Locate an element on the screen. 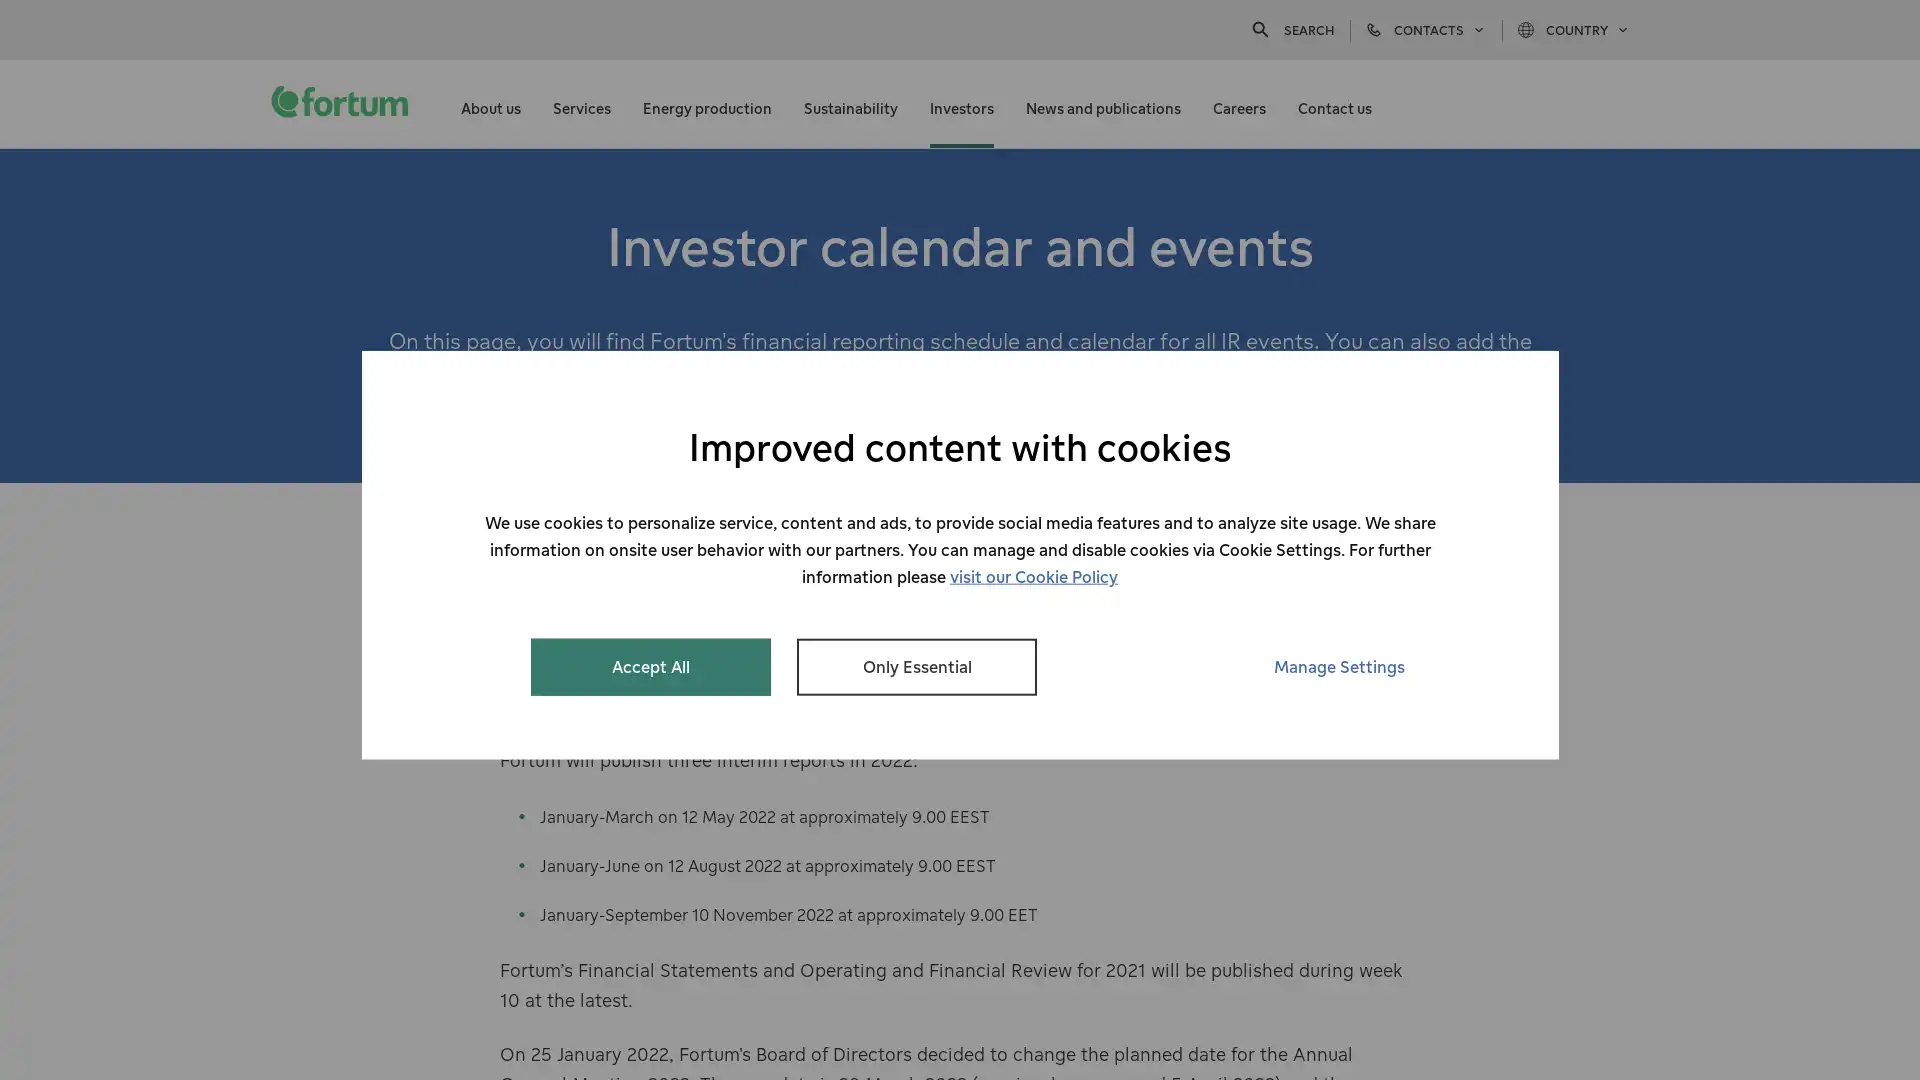 The image size is (1920, 1080). Accept All is located at coordinates (651, 666).